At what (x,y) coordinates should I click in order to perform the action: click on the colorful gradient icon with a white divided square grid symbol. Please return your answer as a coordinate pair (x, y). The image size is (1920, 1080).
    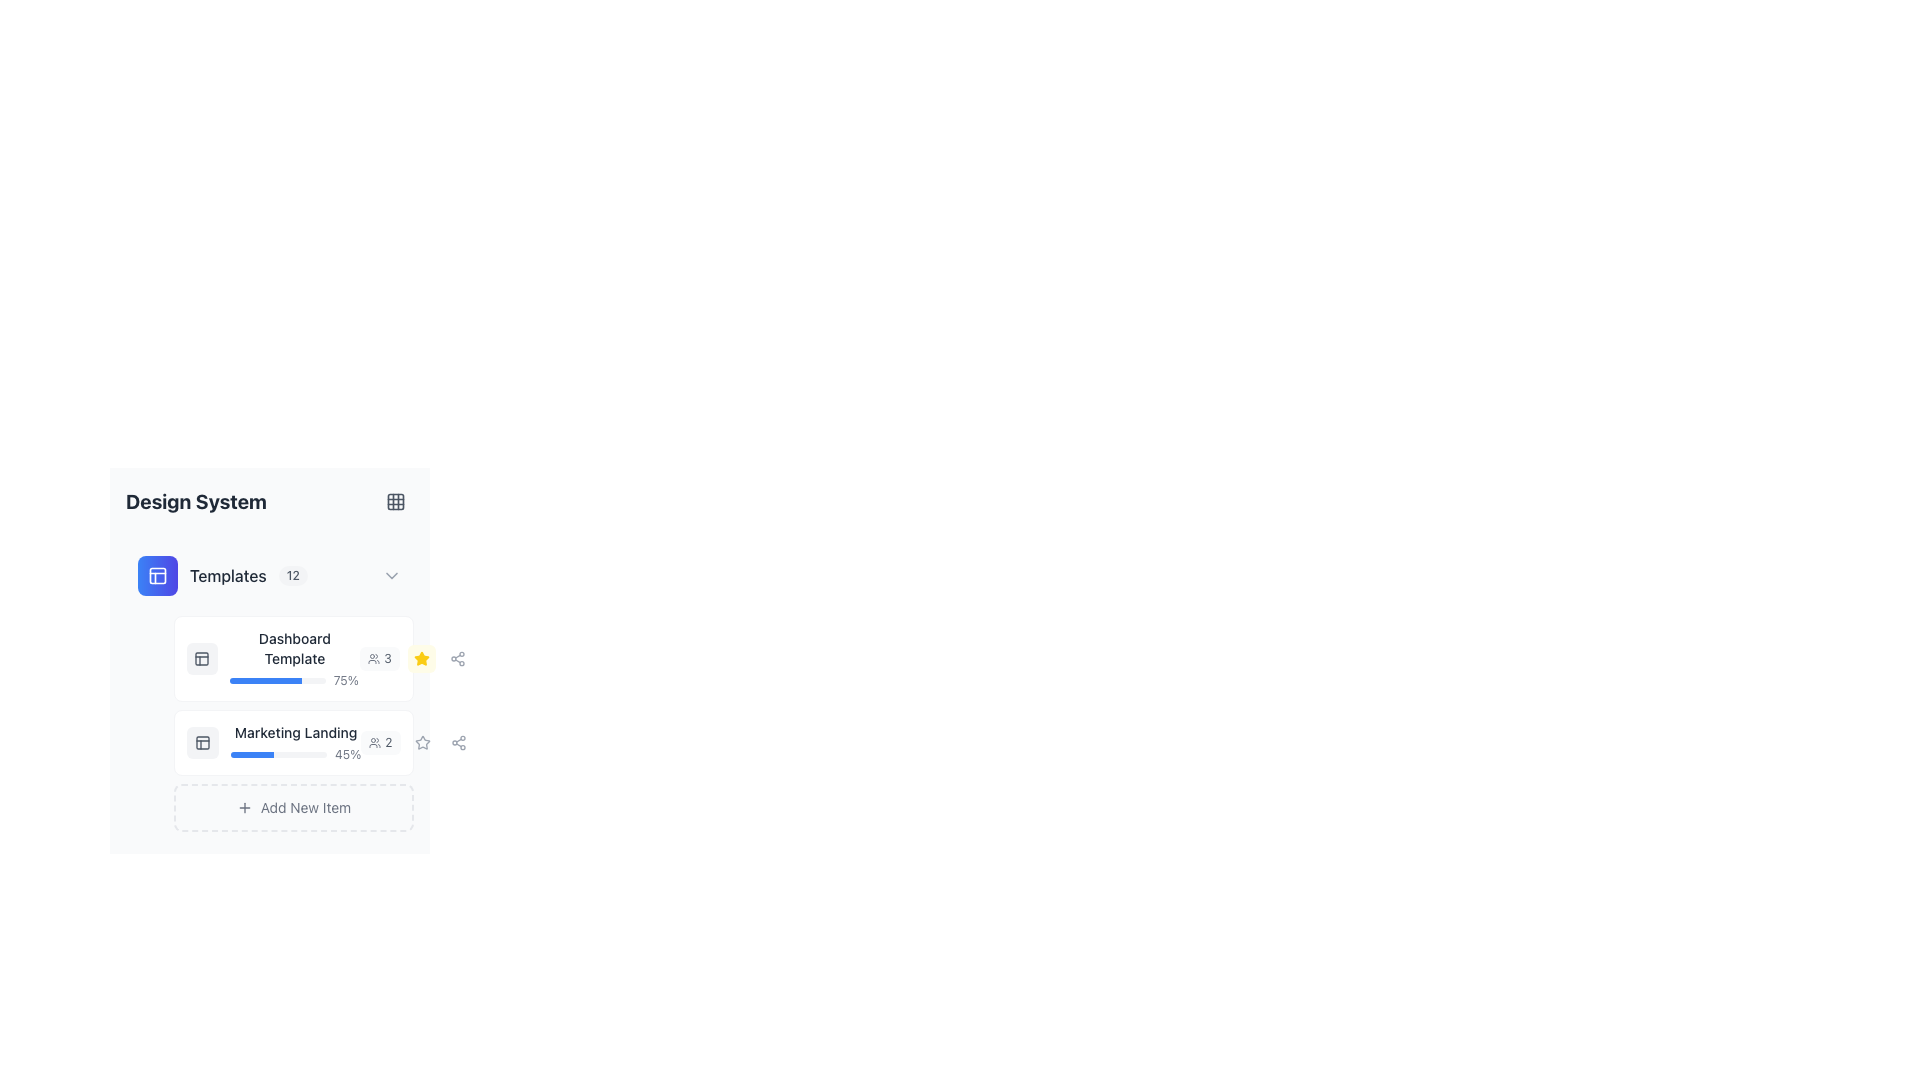
    Looking at the image, I should click on (157, 575).